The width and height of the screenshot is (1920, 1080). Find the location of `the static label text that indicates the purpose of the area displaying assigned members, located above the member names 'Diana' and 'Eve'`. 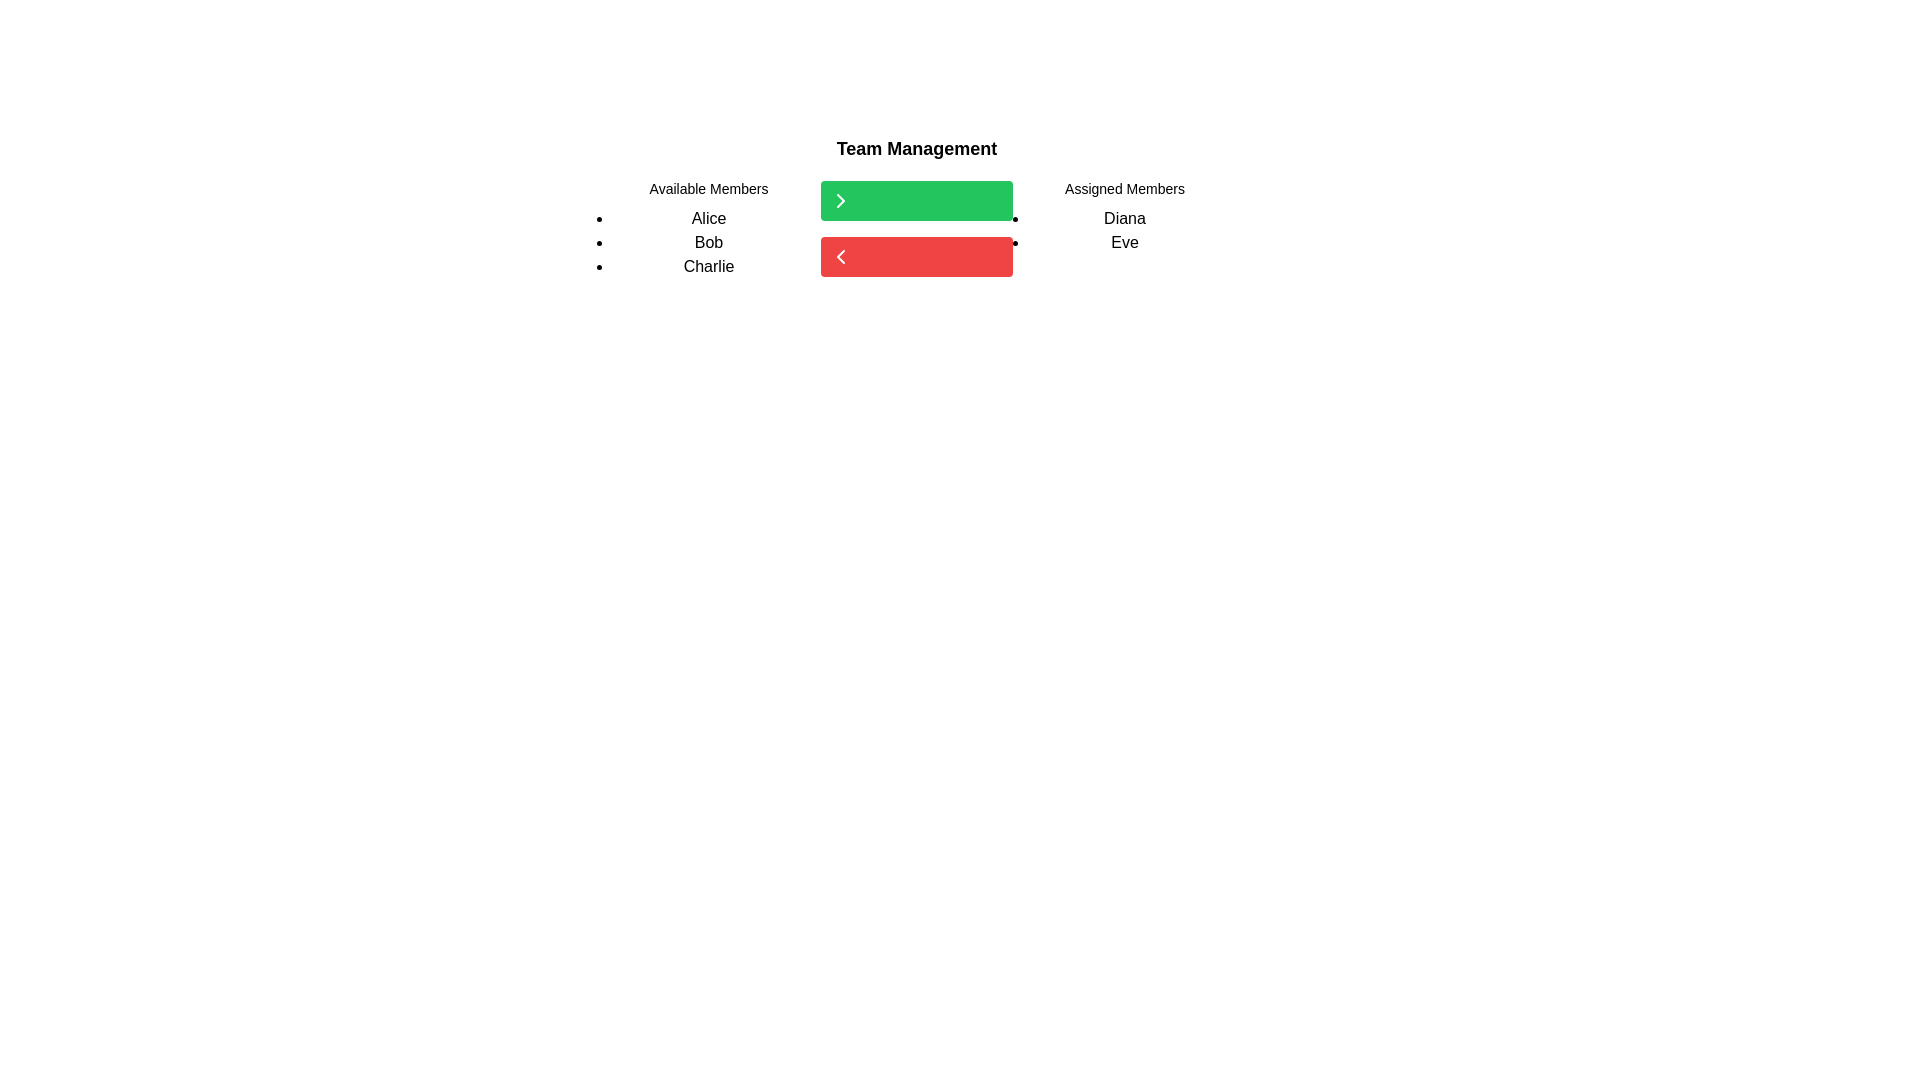

the static label text that indicates the purpose of the area displaying assigned members, located above the member names 'Diana' and 'Eve' is located at coordinates (1124, 189).